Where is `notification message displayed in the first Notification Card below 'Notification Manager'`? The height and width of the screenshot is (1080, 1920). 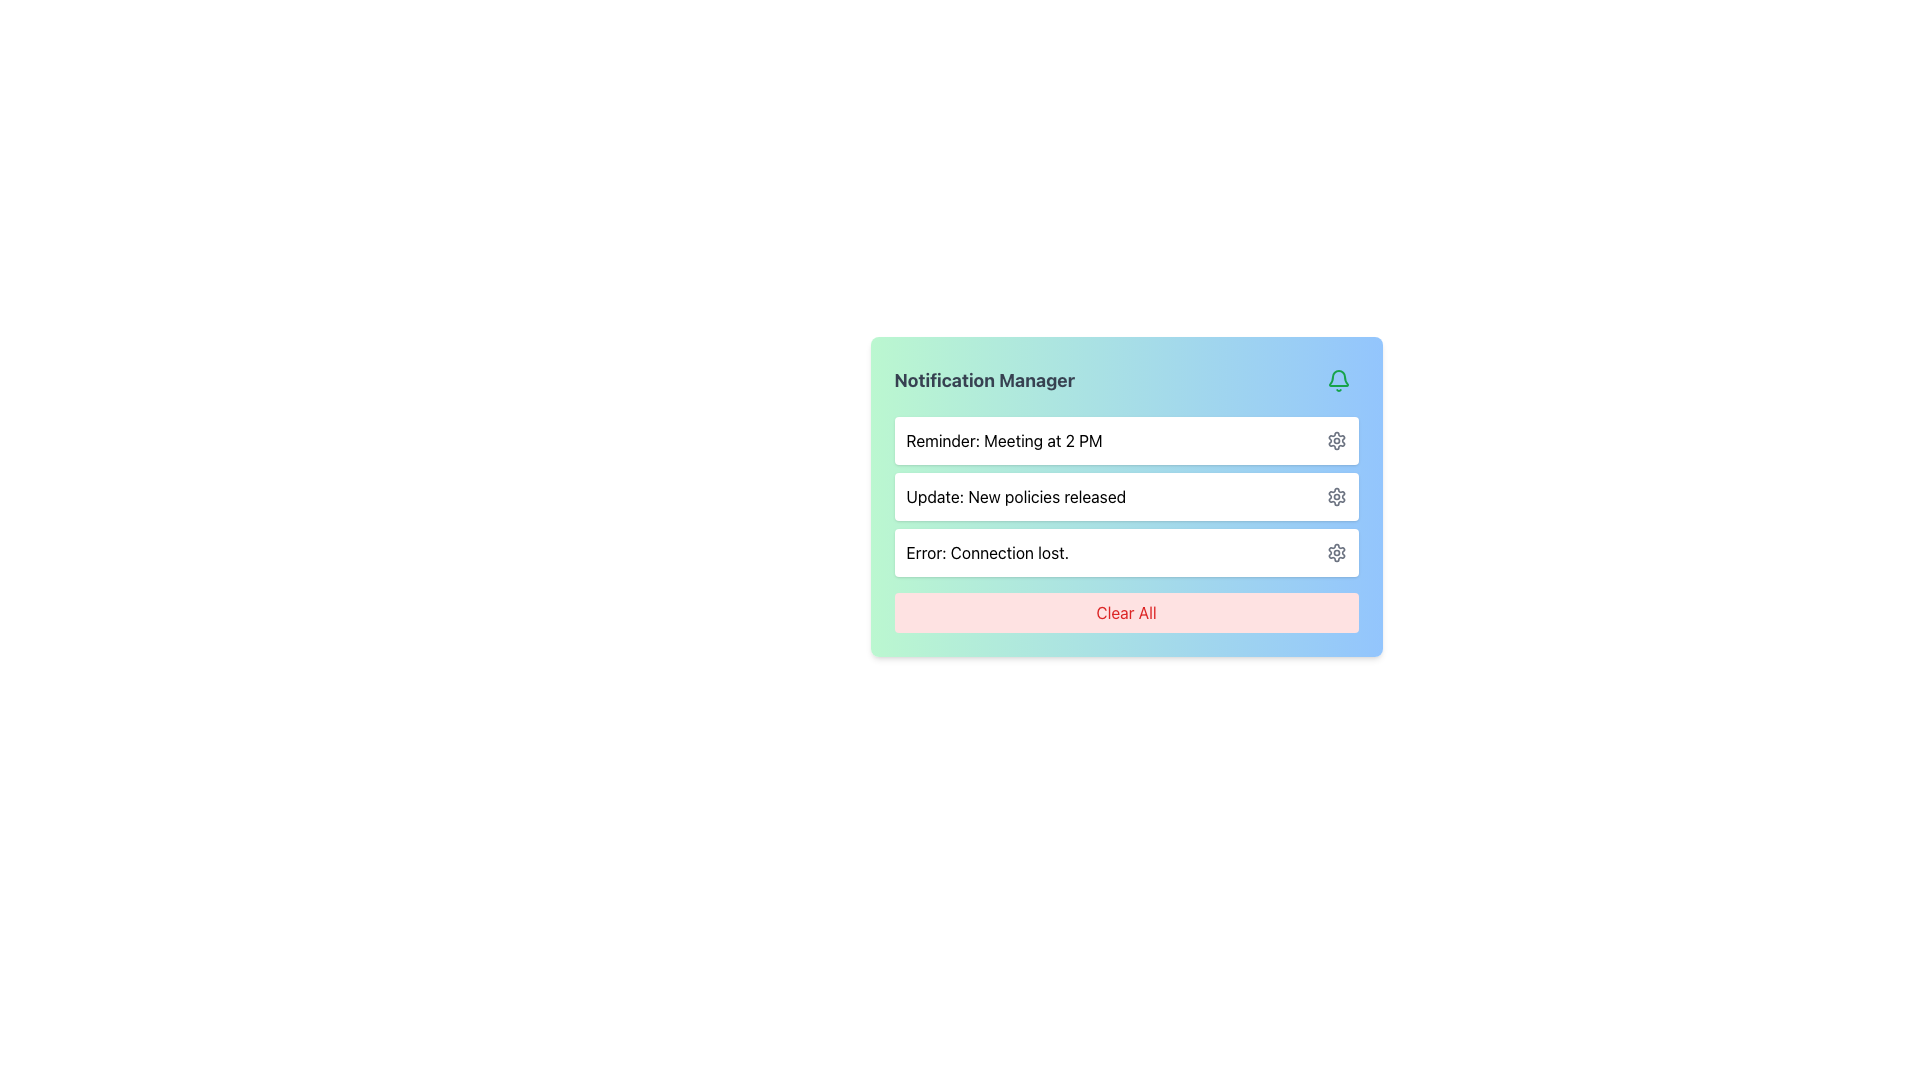 notification message displayed in the first Notification Card below 'Notification Manager' is located at coordinates (1126, 439).